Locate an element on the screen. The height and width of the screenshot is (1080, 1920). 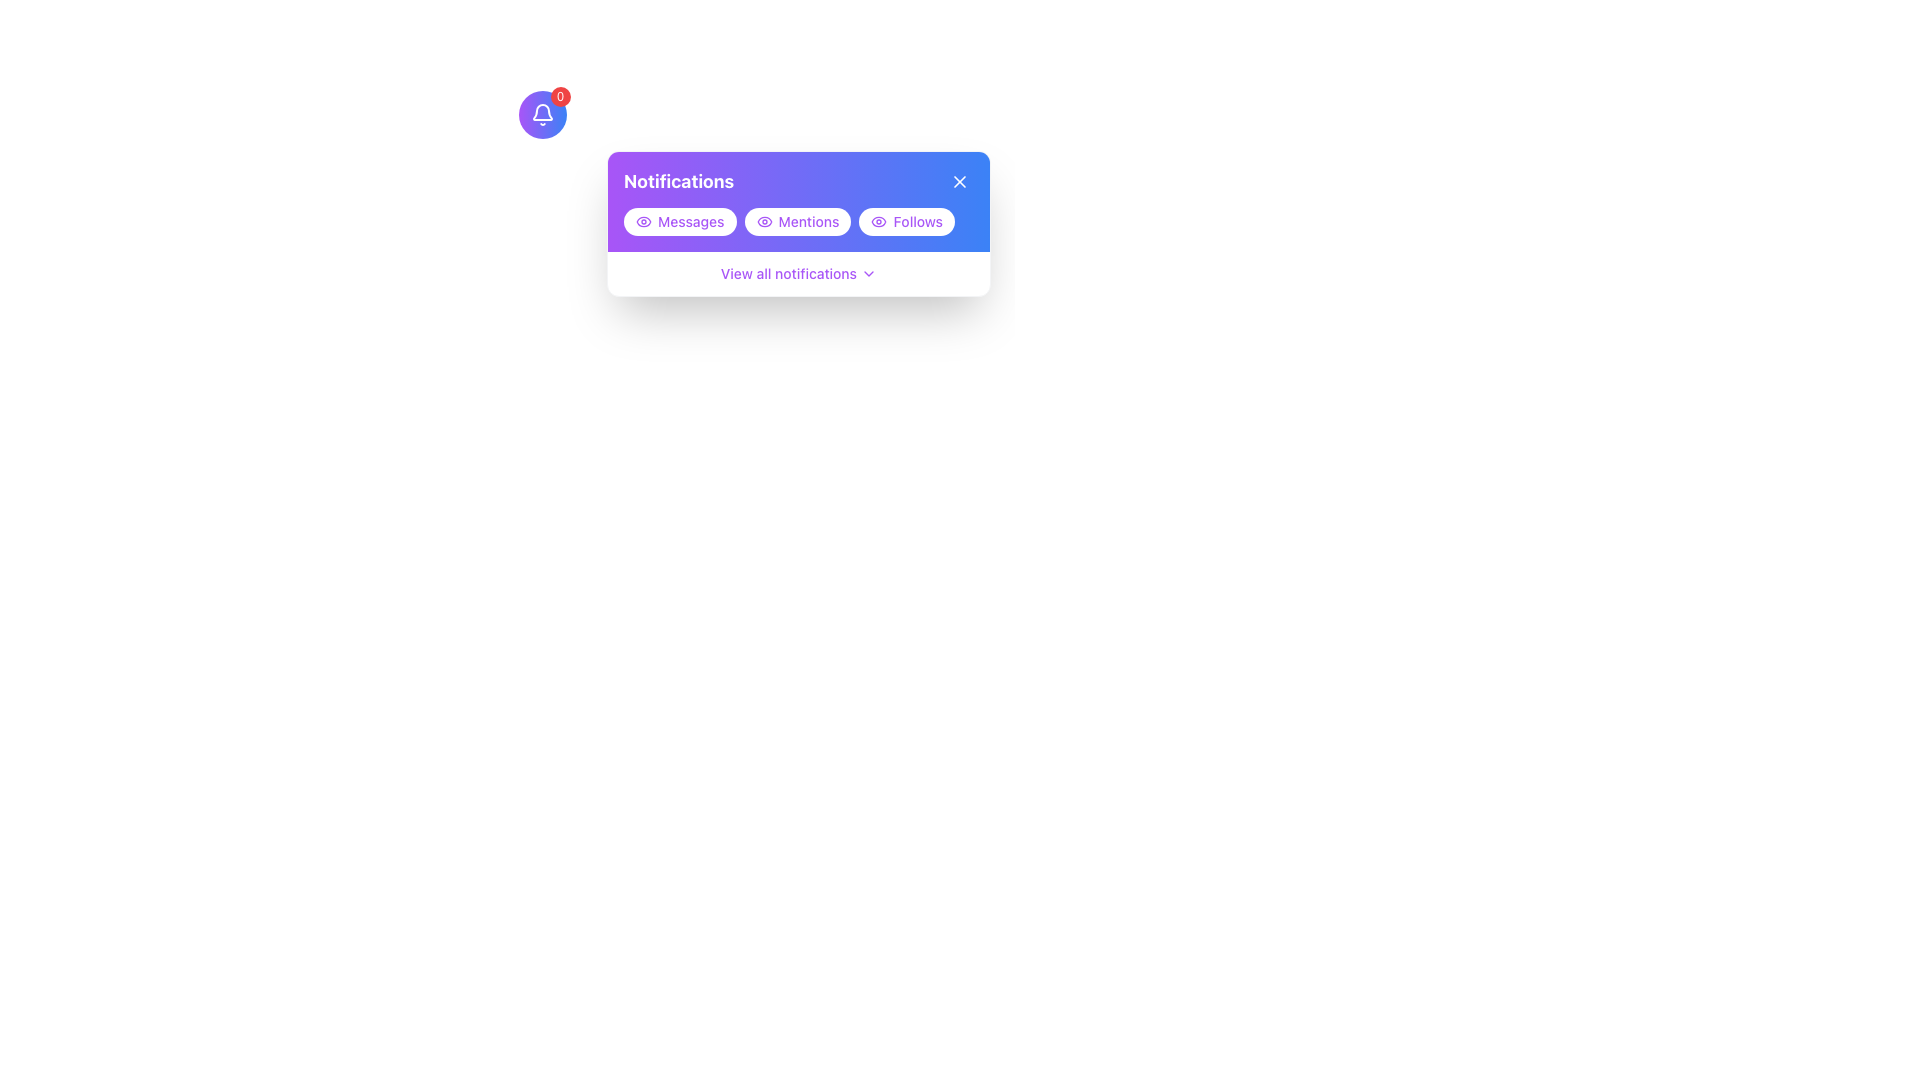
the cross icon located in the top-right corner of the notification panel is located at coordinates (960, 181).